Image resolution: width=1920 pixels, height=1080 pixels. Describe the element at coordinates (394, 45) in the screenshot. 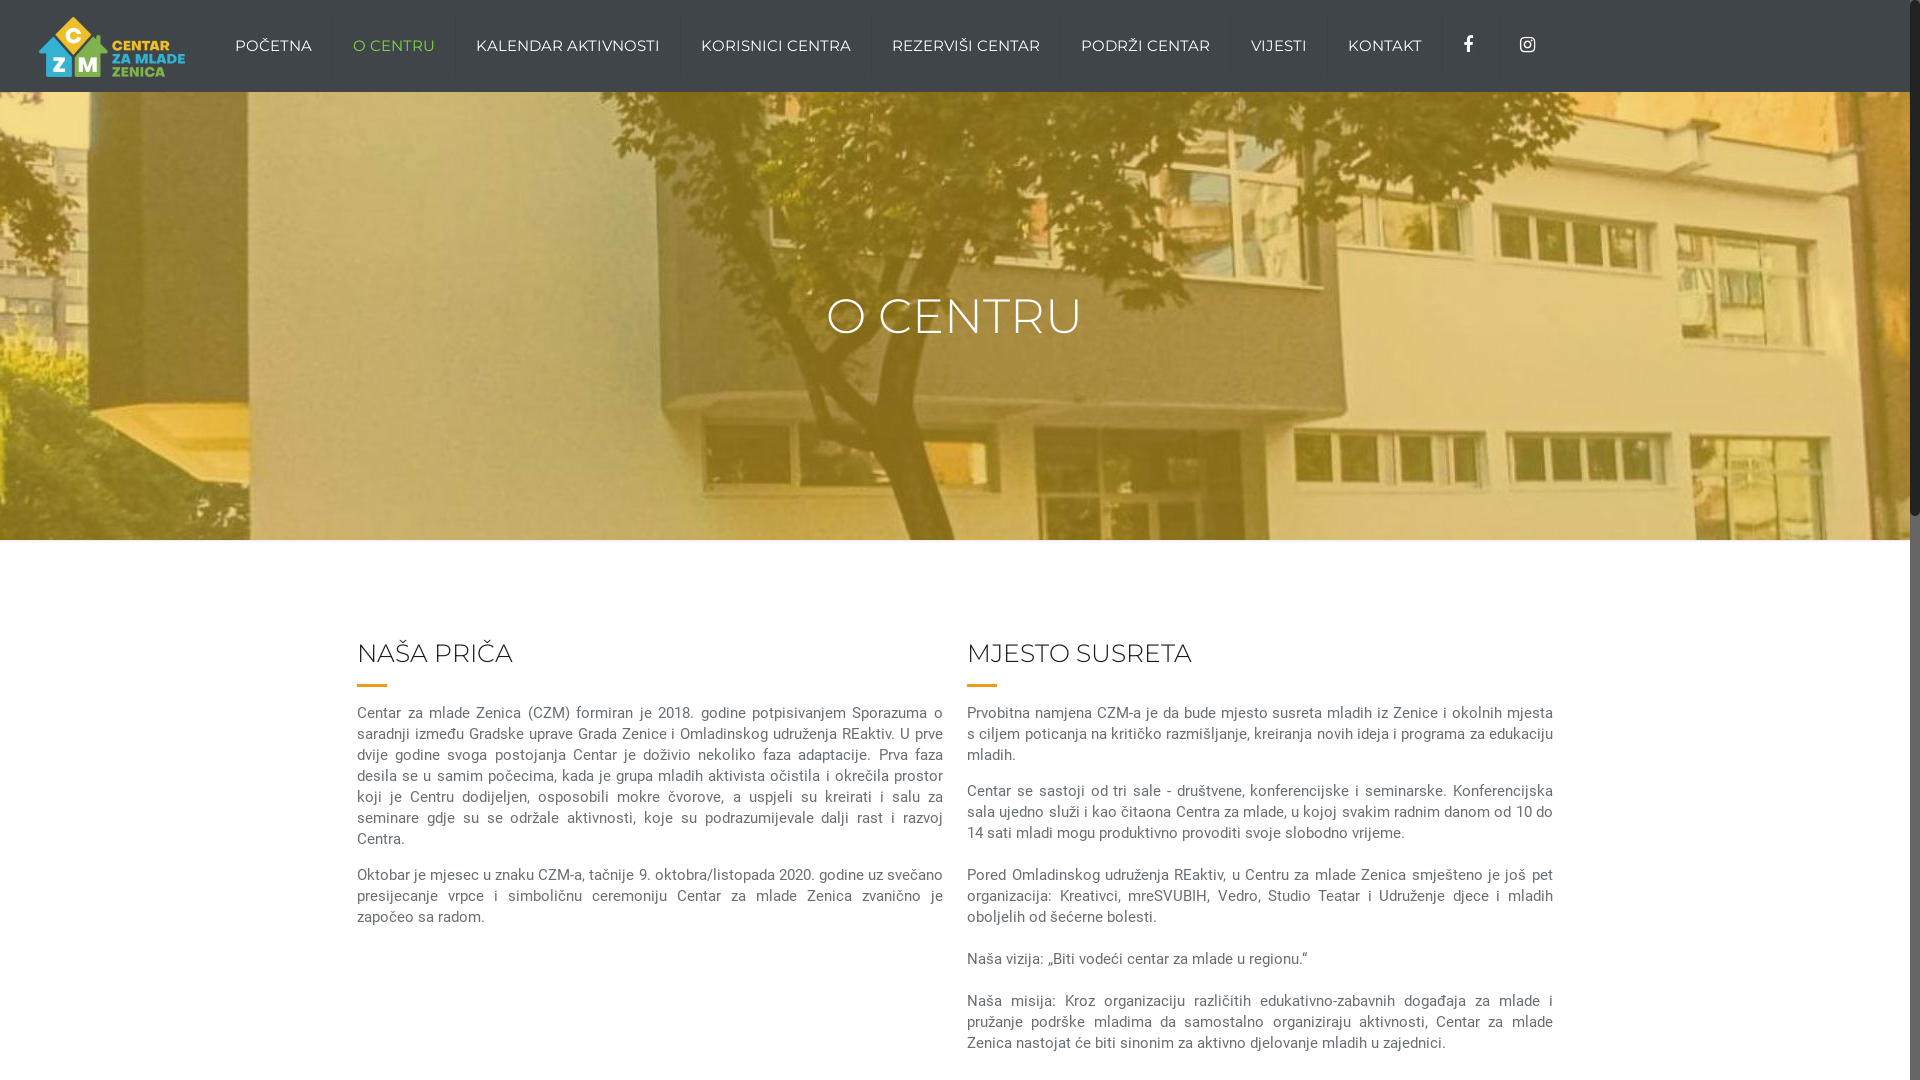

I see `'O CENTRU'` at that location.